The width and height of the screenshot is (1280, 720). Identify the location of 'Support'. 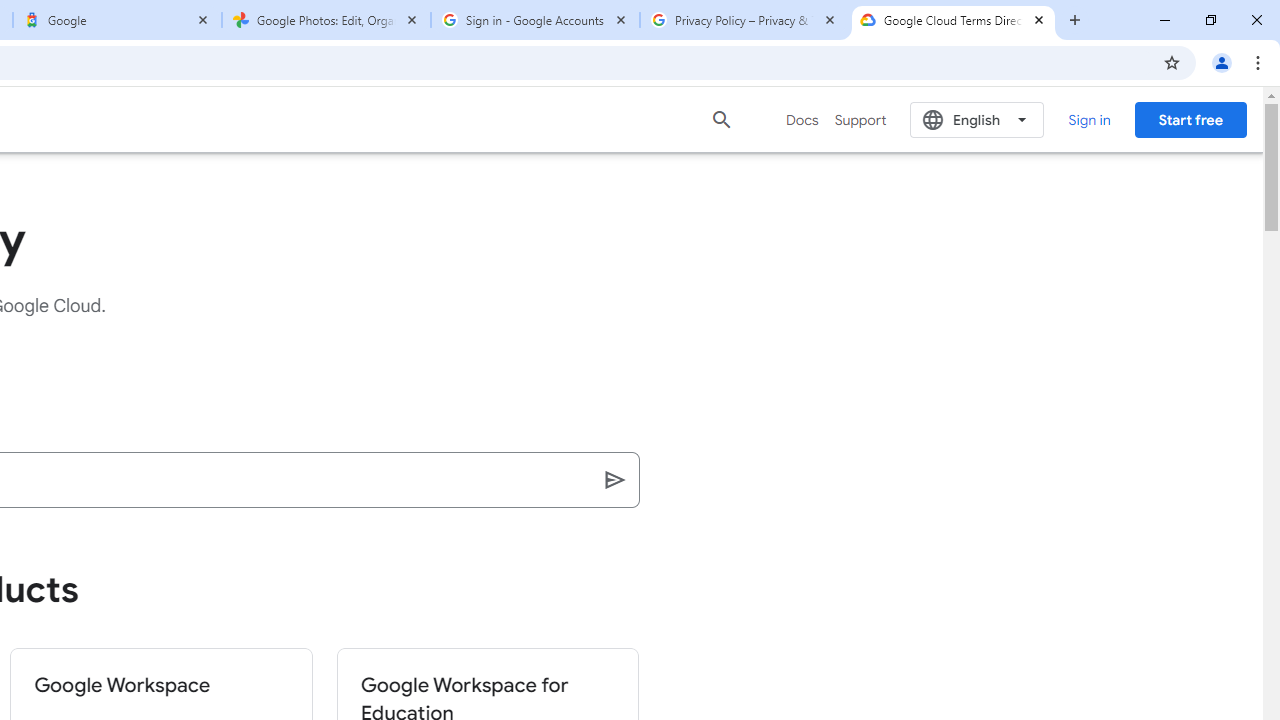
(860, 119).